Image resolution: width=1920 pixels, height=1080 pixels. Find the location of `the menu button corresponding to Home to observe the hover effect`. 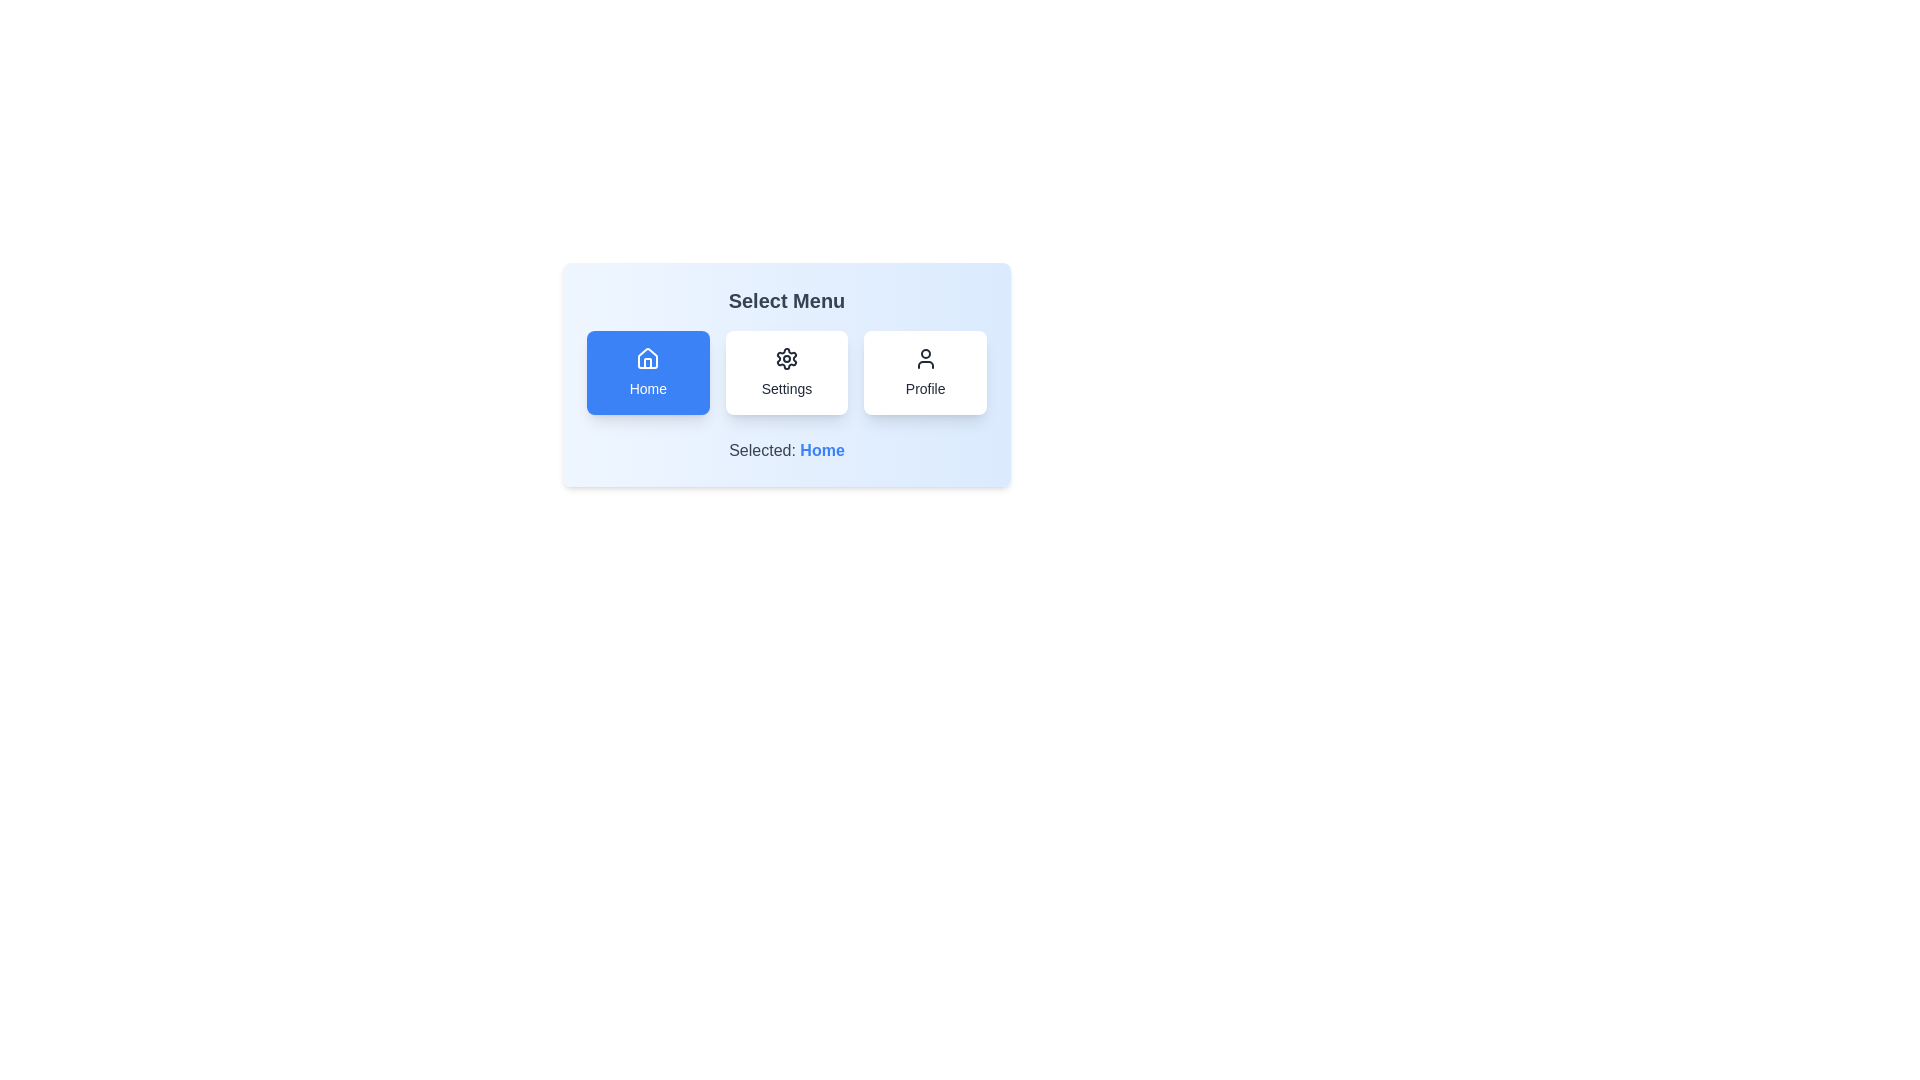

the menu button corresponding to Home to observe the hover effect is located at coordinates (648, 373).